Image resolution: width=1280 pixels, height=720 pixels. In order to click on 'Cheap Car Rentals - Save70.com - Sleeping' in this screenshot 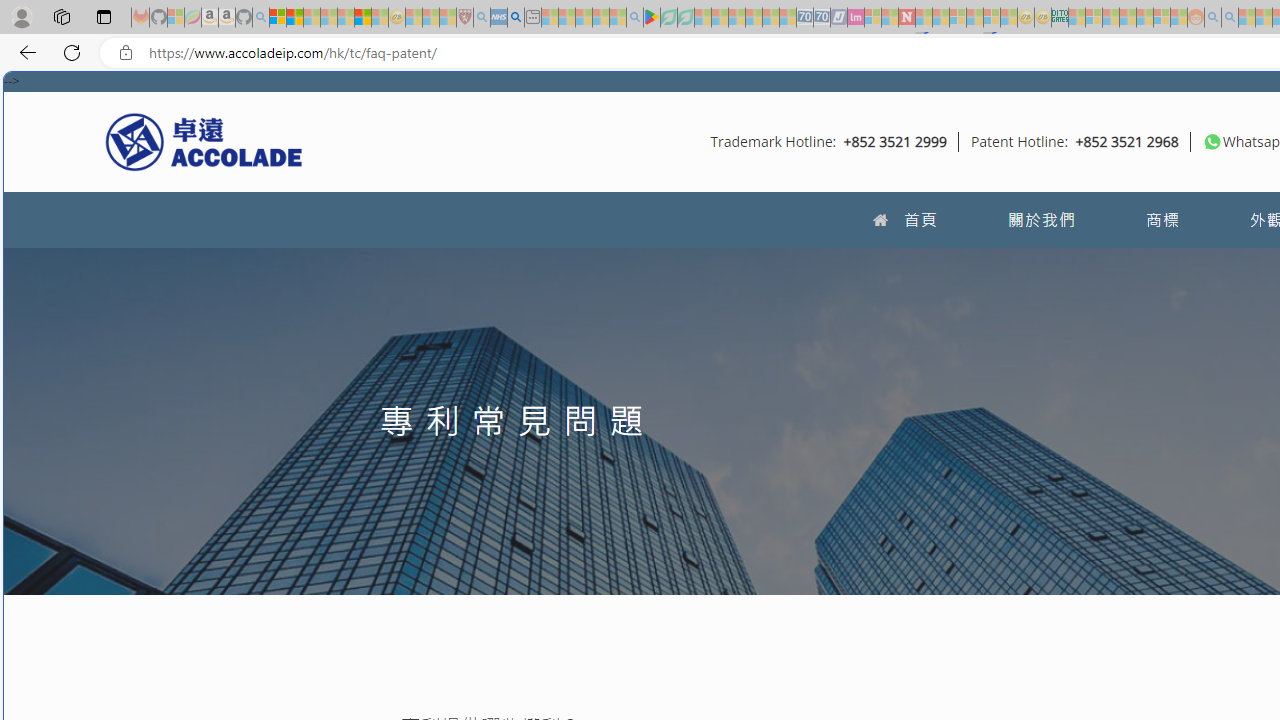, I will do `click(805, 17)`.